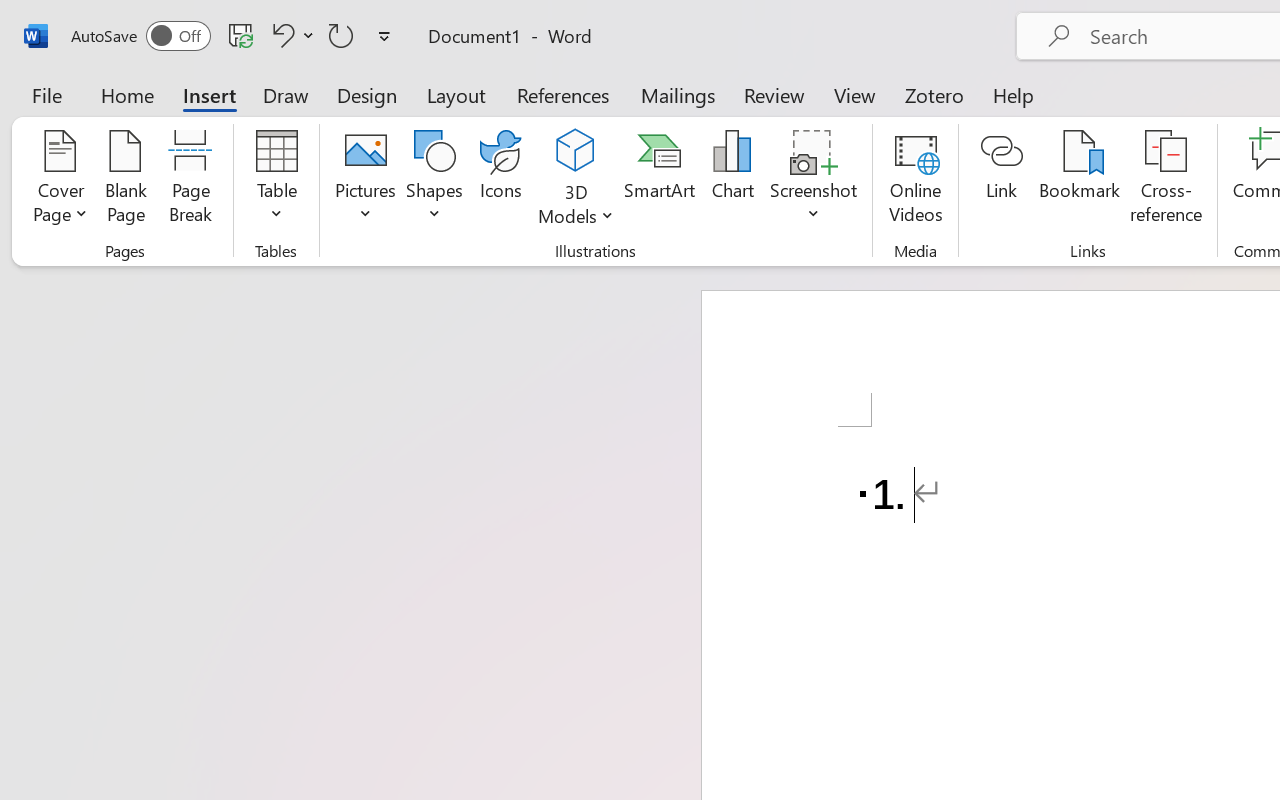  Describe the element at coordinates (1002, 179) in the screenshot. I see `'Link'` at that location.